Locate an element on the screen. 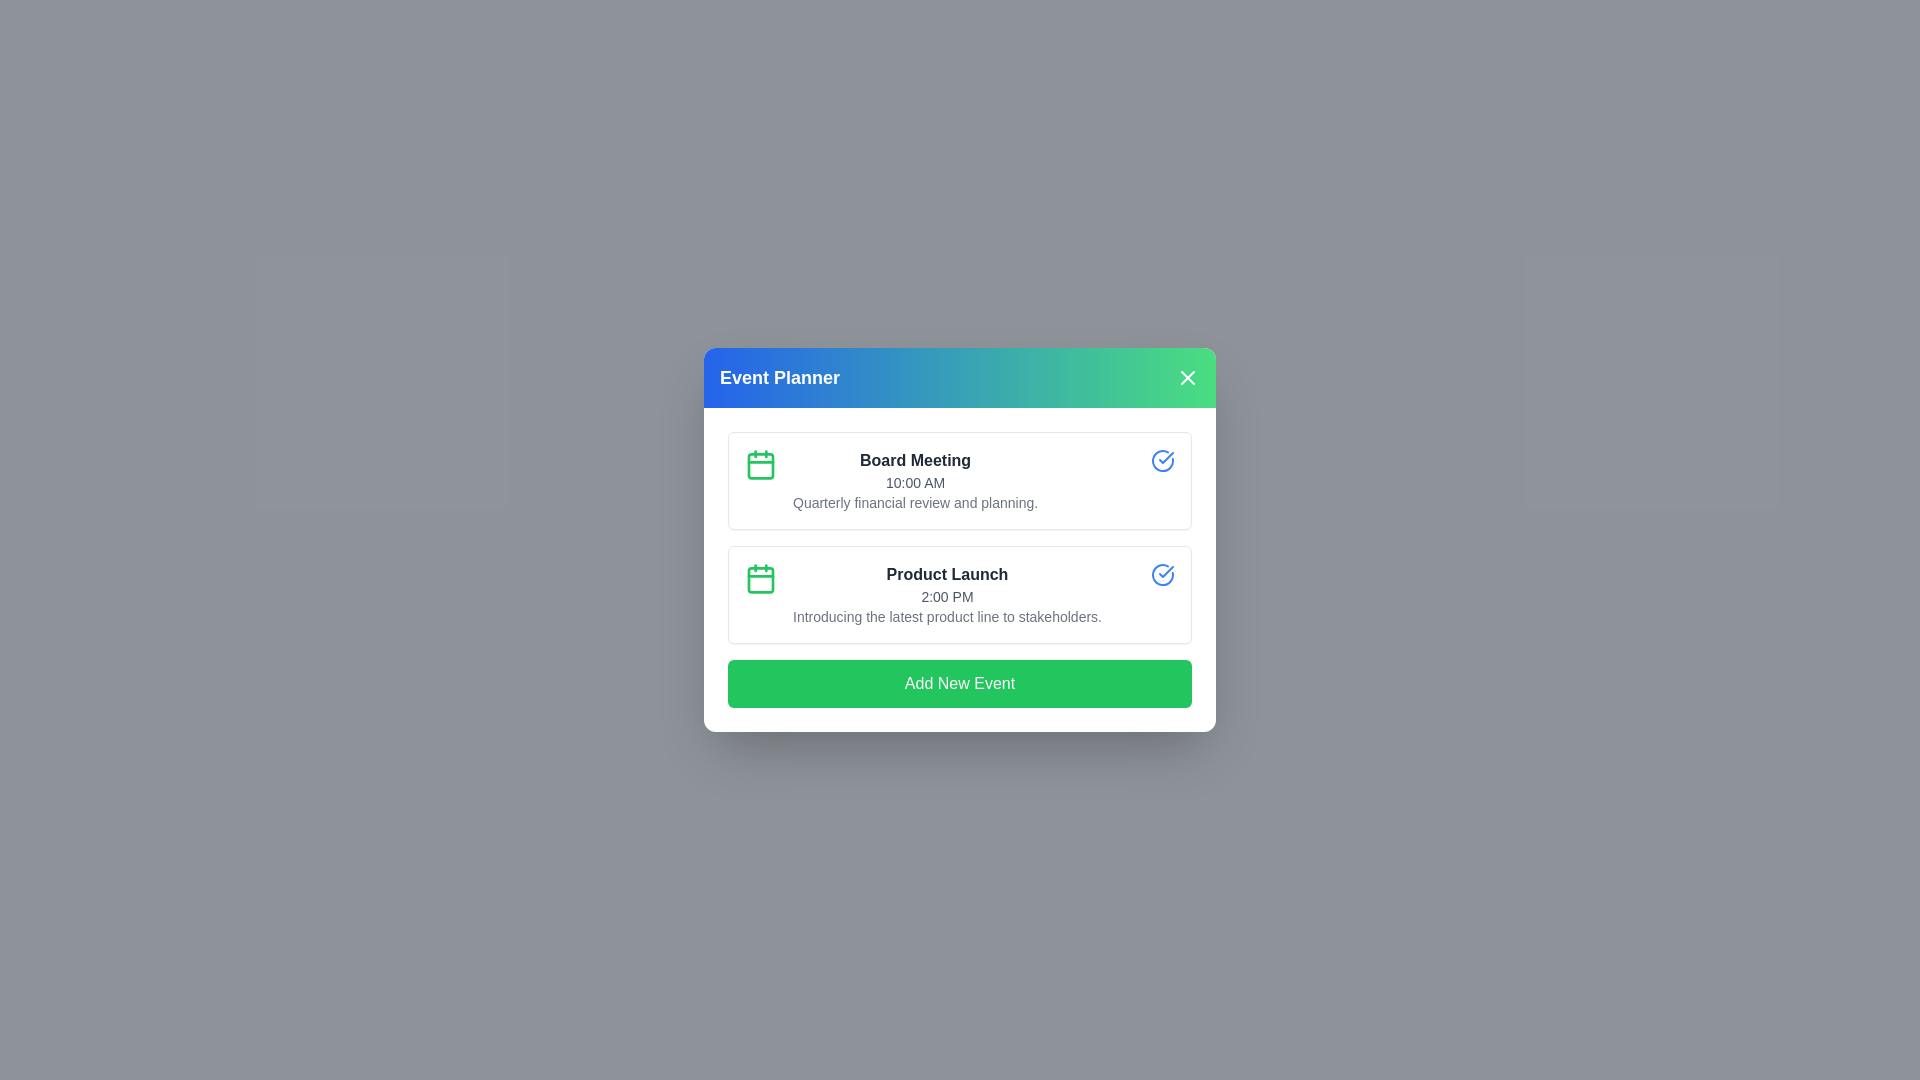 The width and height of the screenshot is (1920, 1080). the Interactive button in the 'Product Launch' section is located at coordinates (1162, 574).